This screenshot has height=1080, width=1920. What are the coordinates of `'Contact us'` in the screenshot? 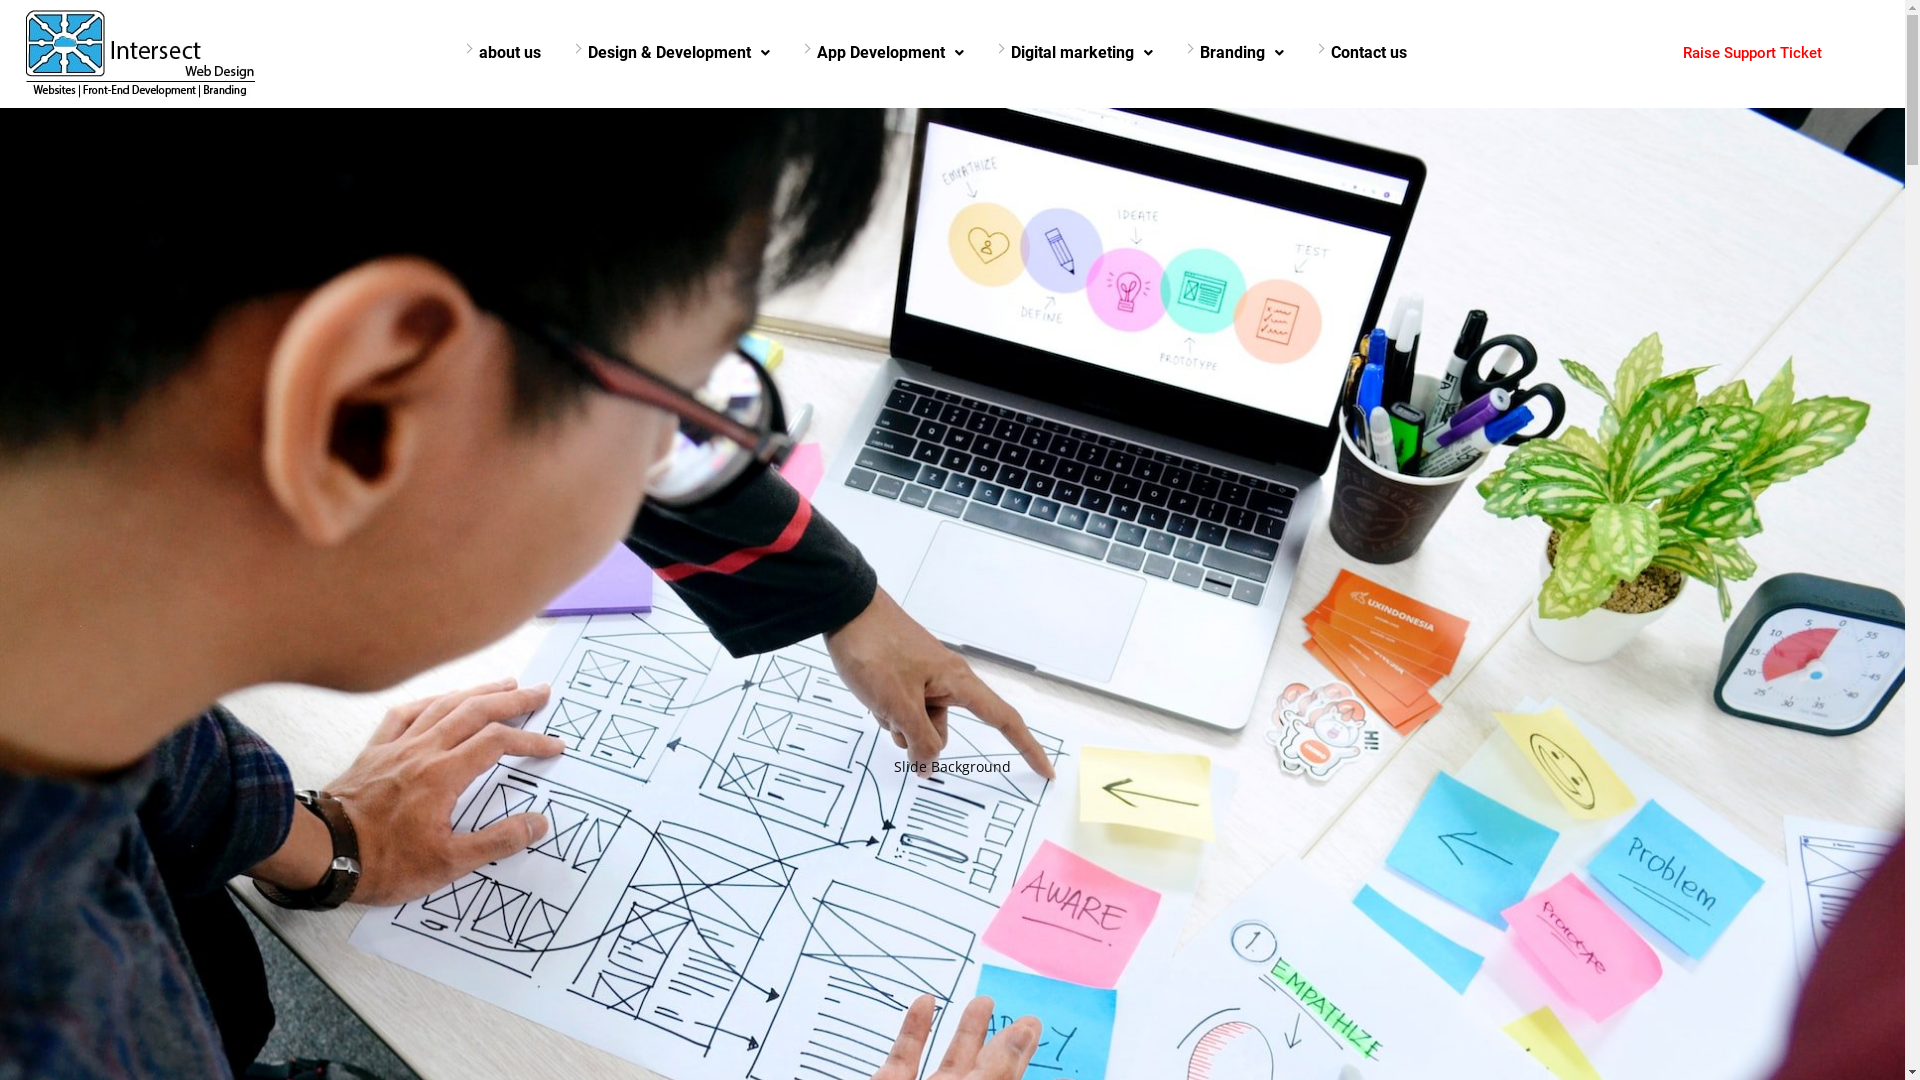 It's located at (1315, 52).